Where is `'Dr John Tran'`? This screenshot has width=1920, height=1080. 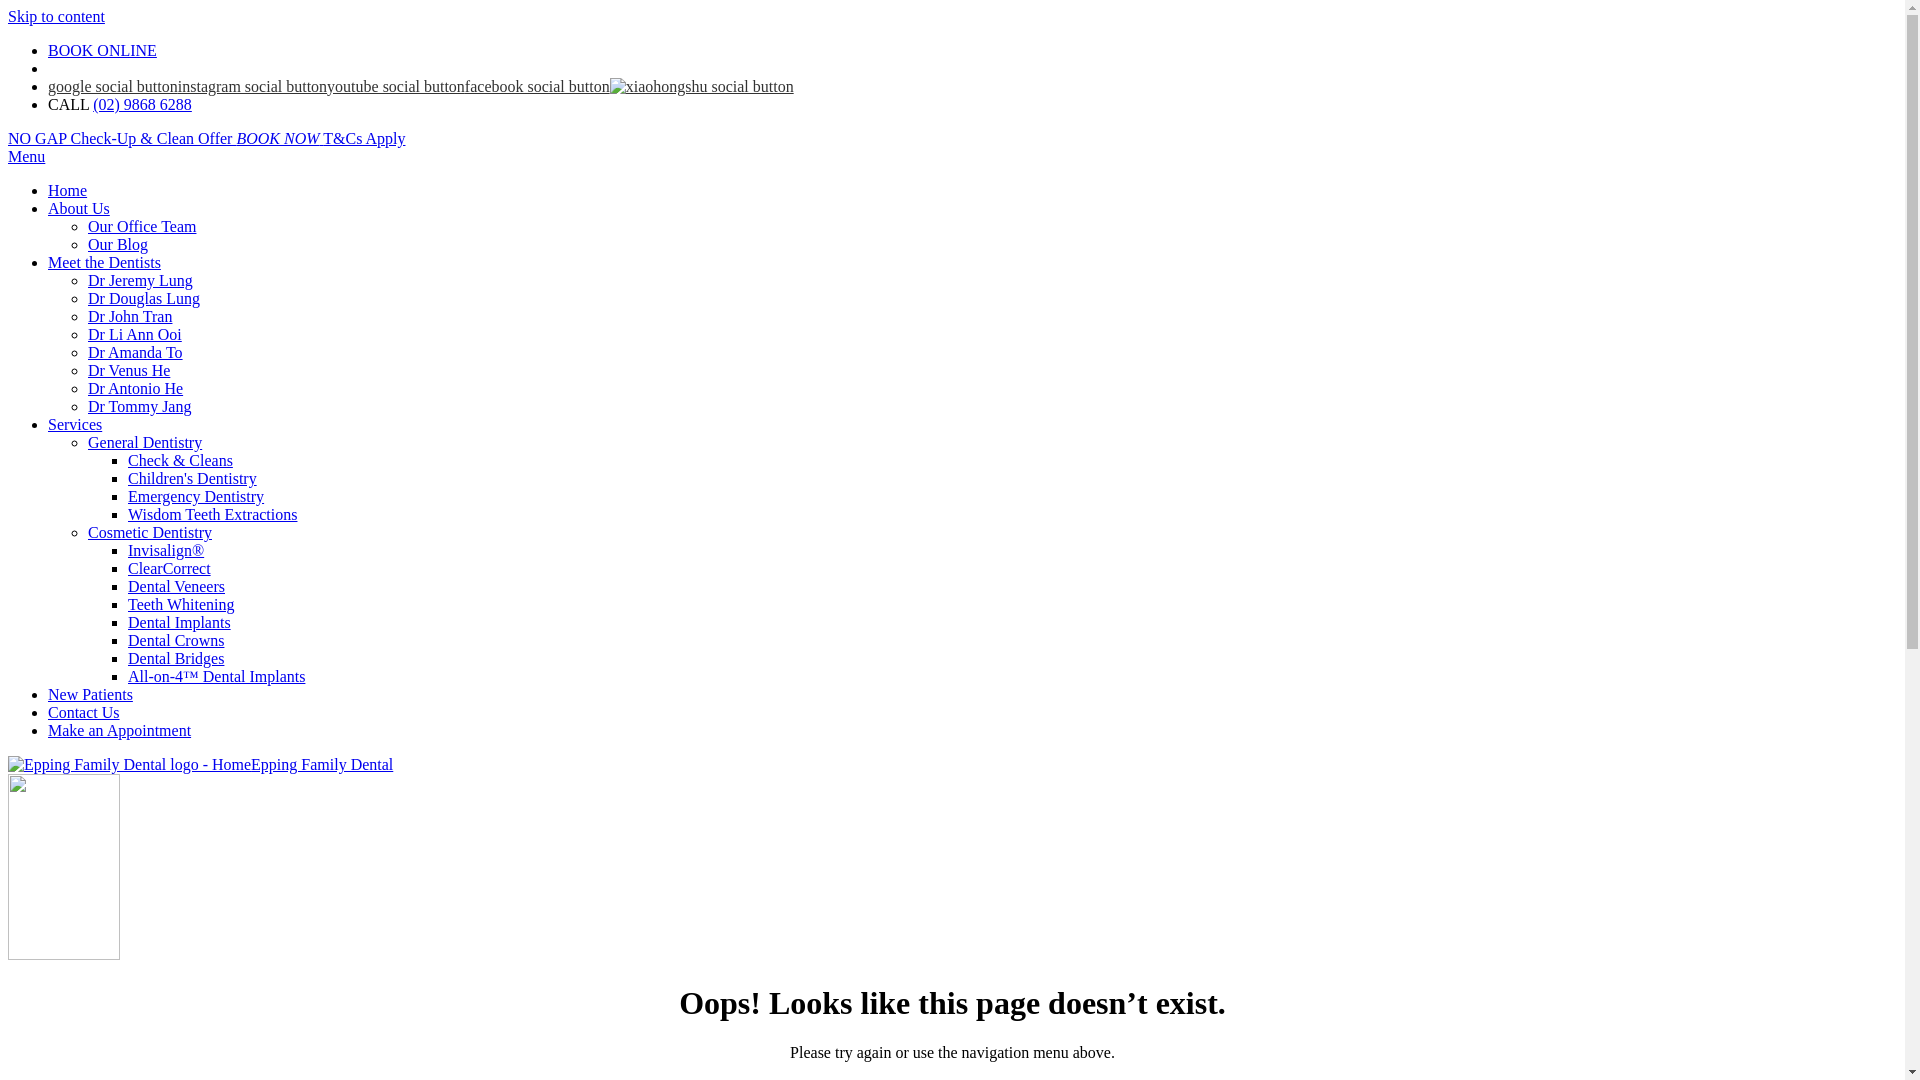 'Dr John Tran' is located at coordinates (128, 315).